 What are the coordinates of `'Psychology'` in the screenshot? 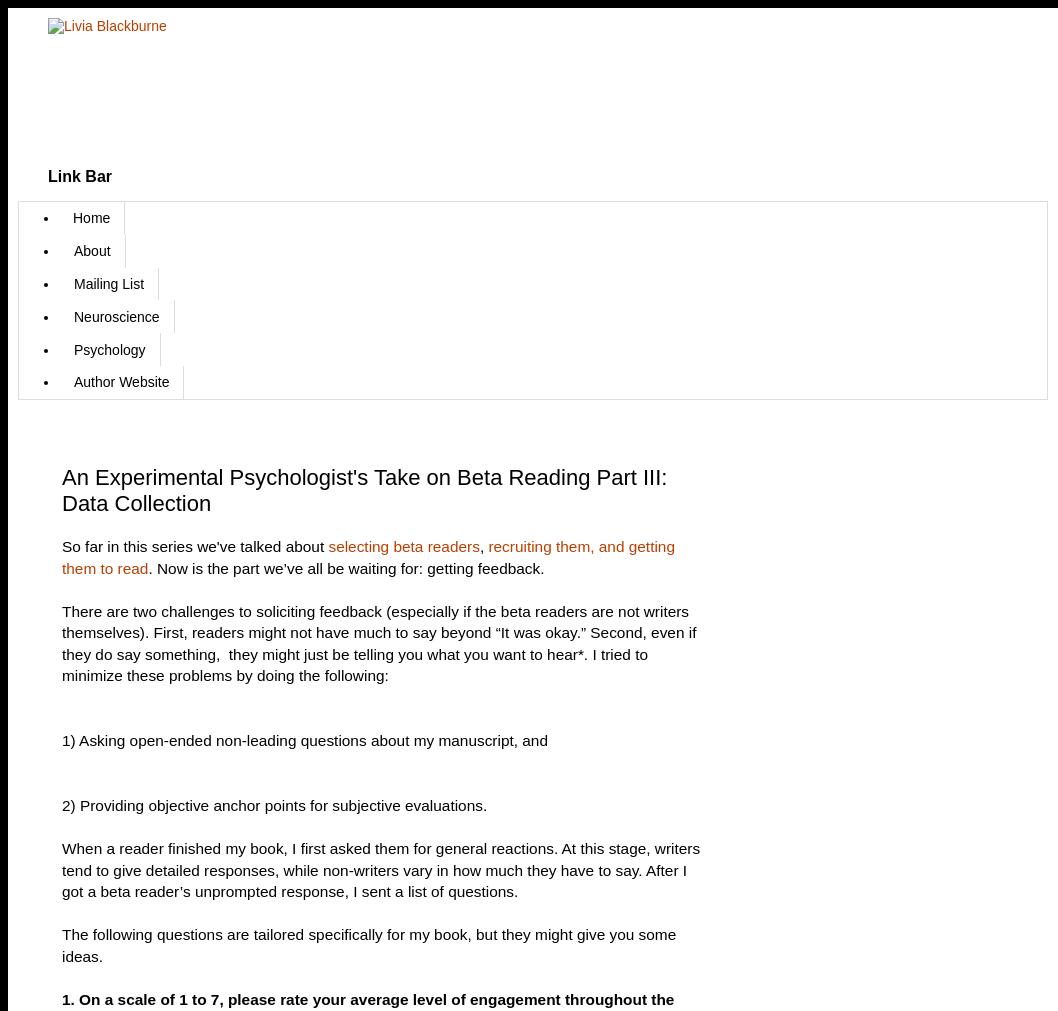 It's located at (108, 347).